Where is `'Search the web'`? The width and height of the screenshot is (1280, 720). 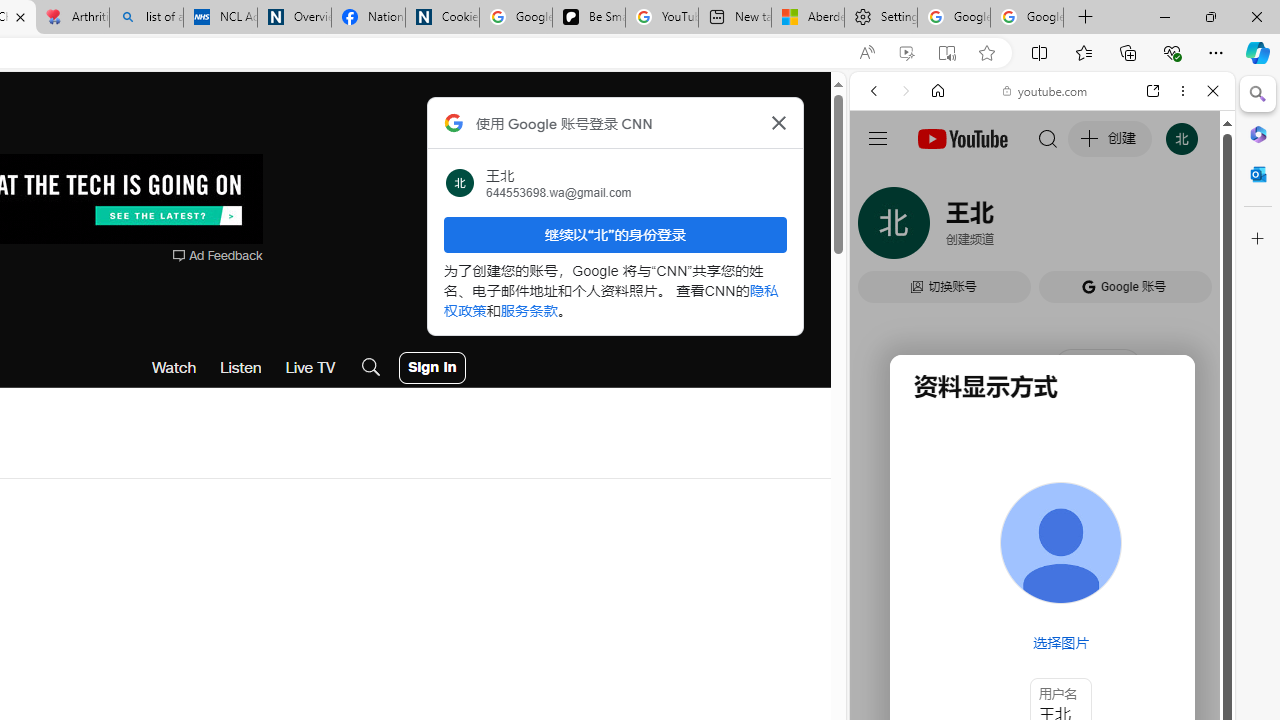 'Search the web' is located at coordinates (1051, 137).